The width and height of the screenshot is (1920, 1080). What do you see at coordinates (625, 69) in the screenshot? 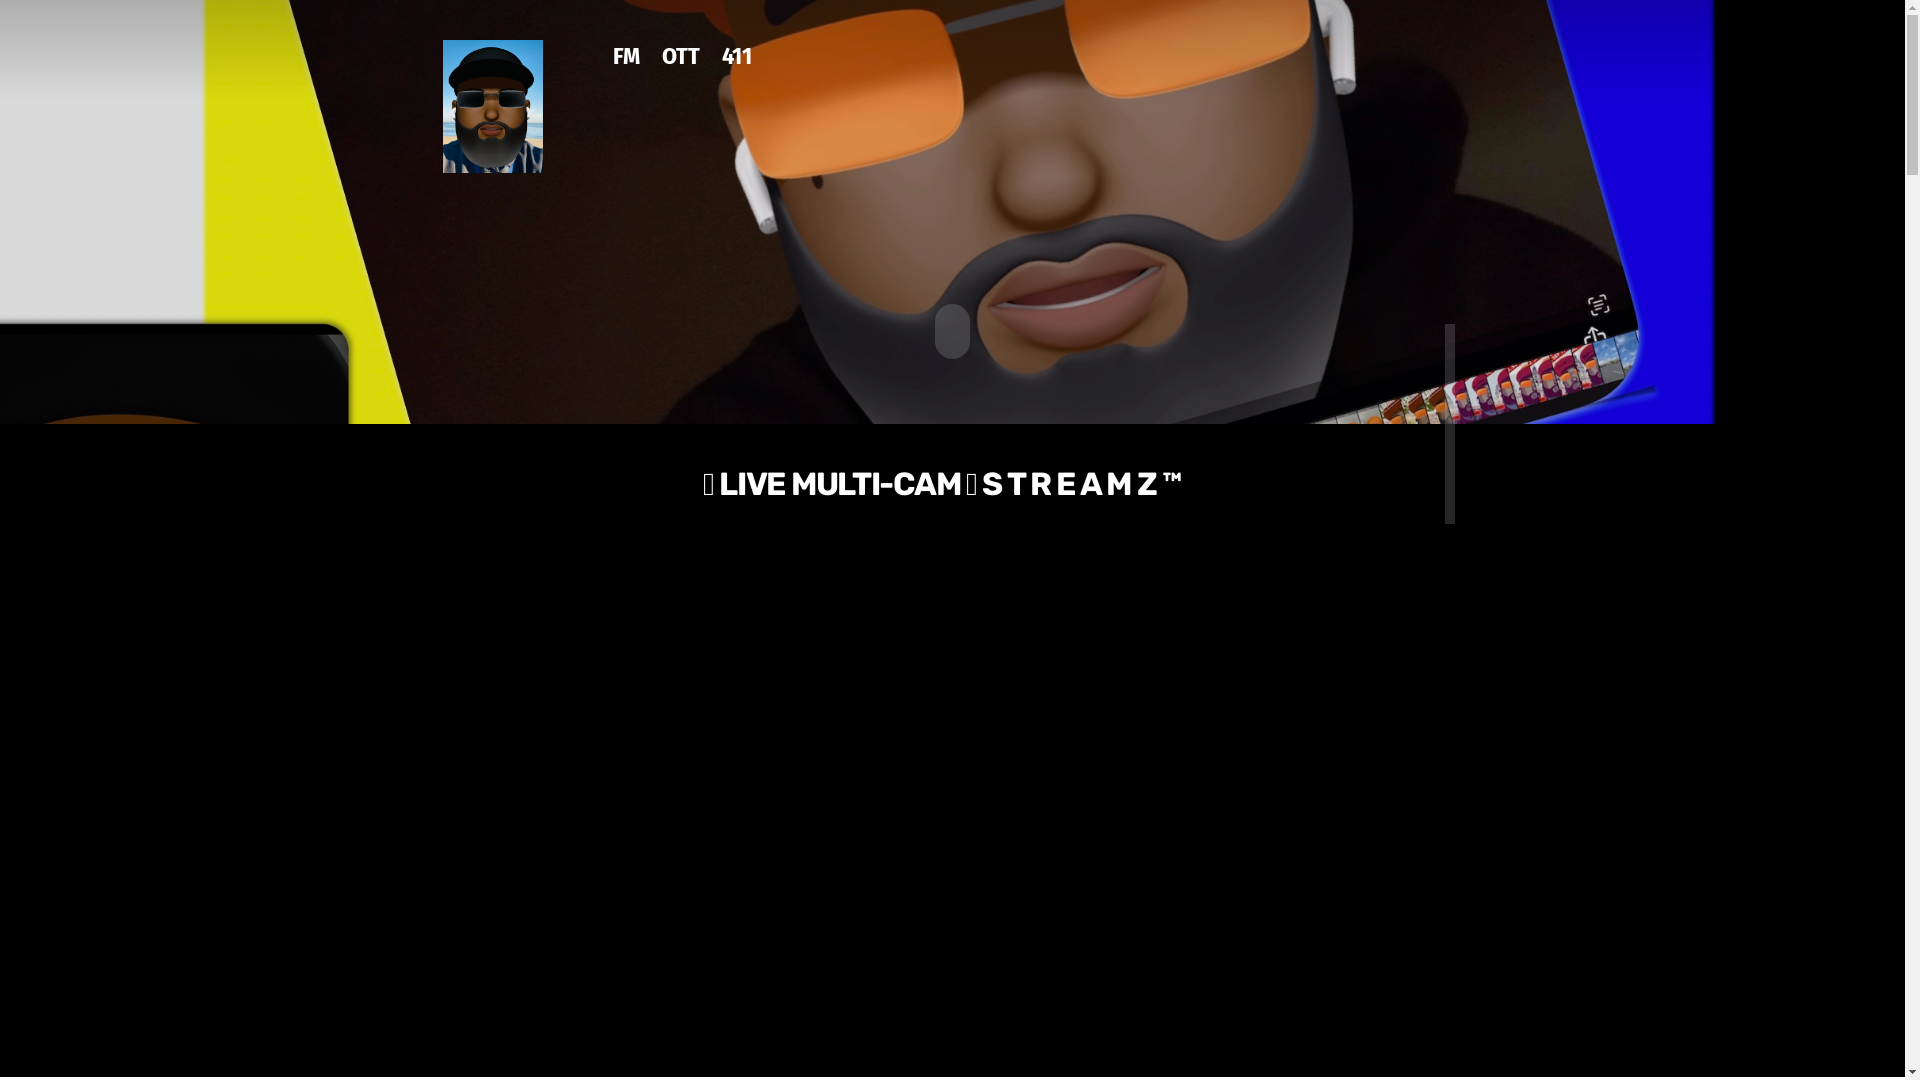
I see `'FM'` at bounding box center [625, 69].